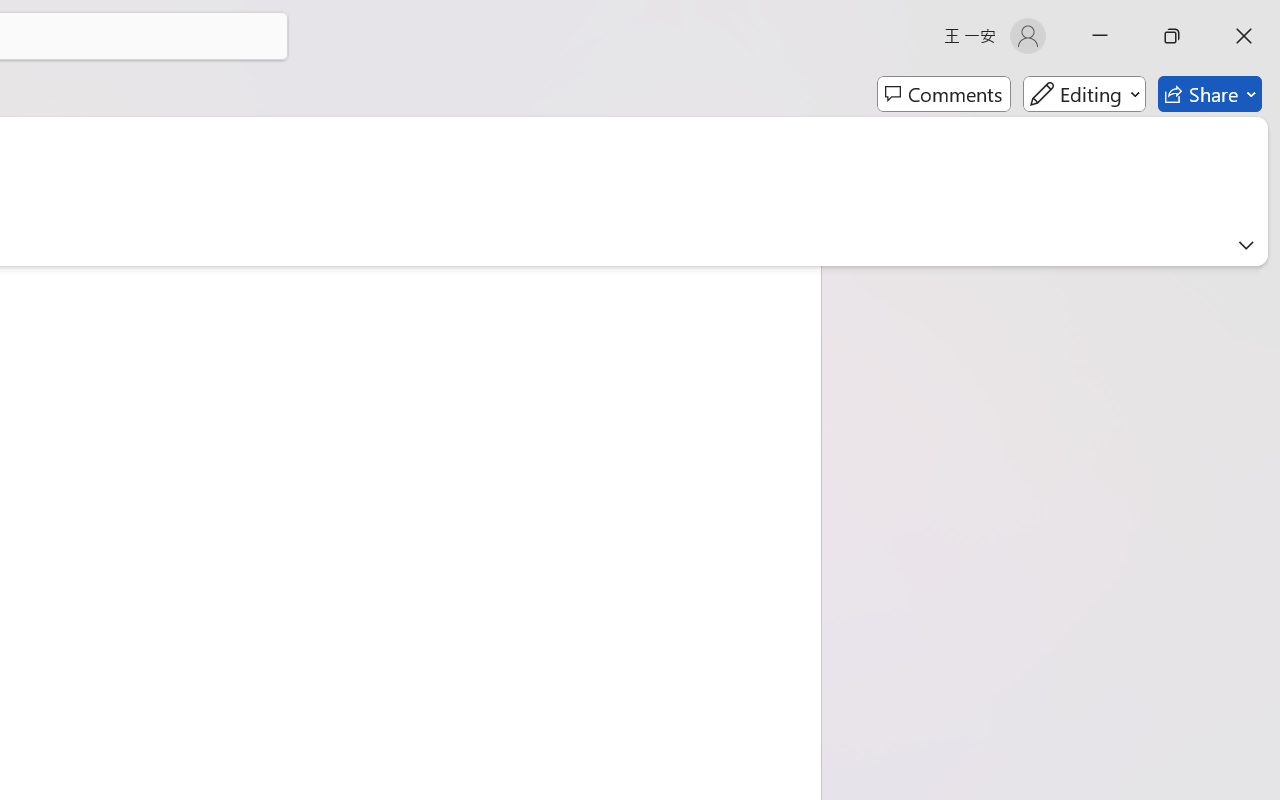  I want to click on 'Restore Down', so click(1172, 35).